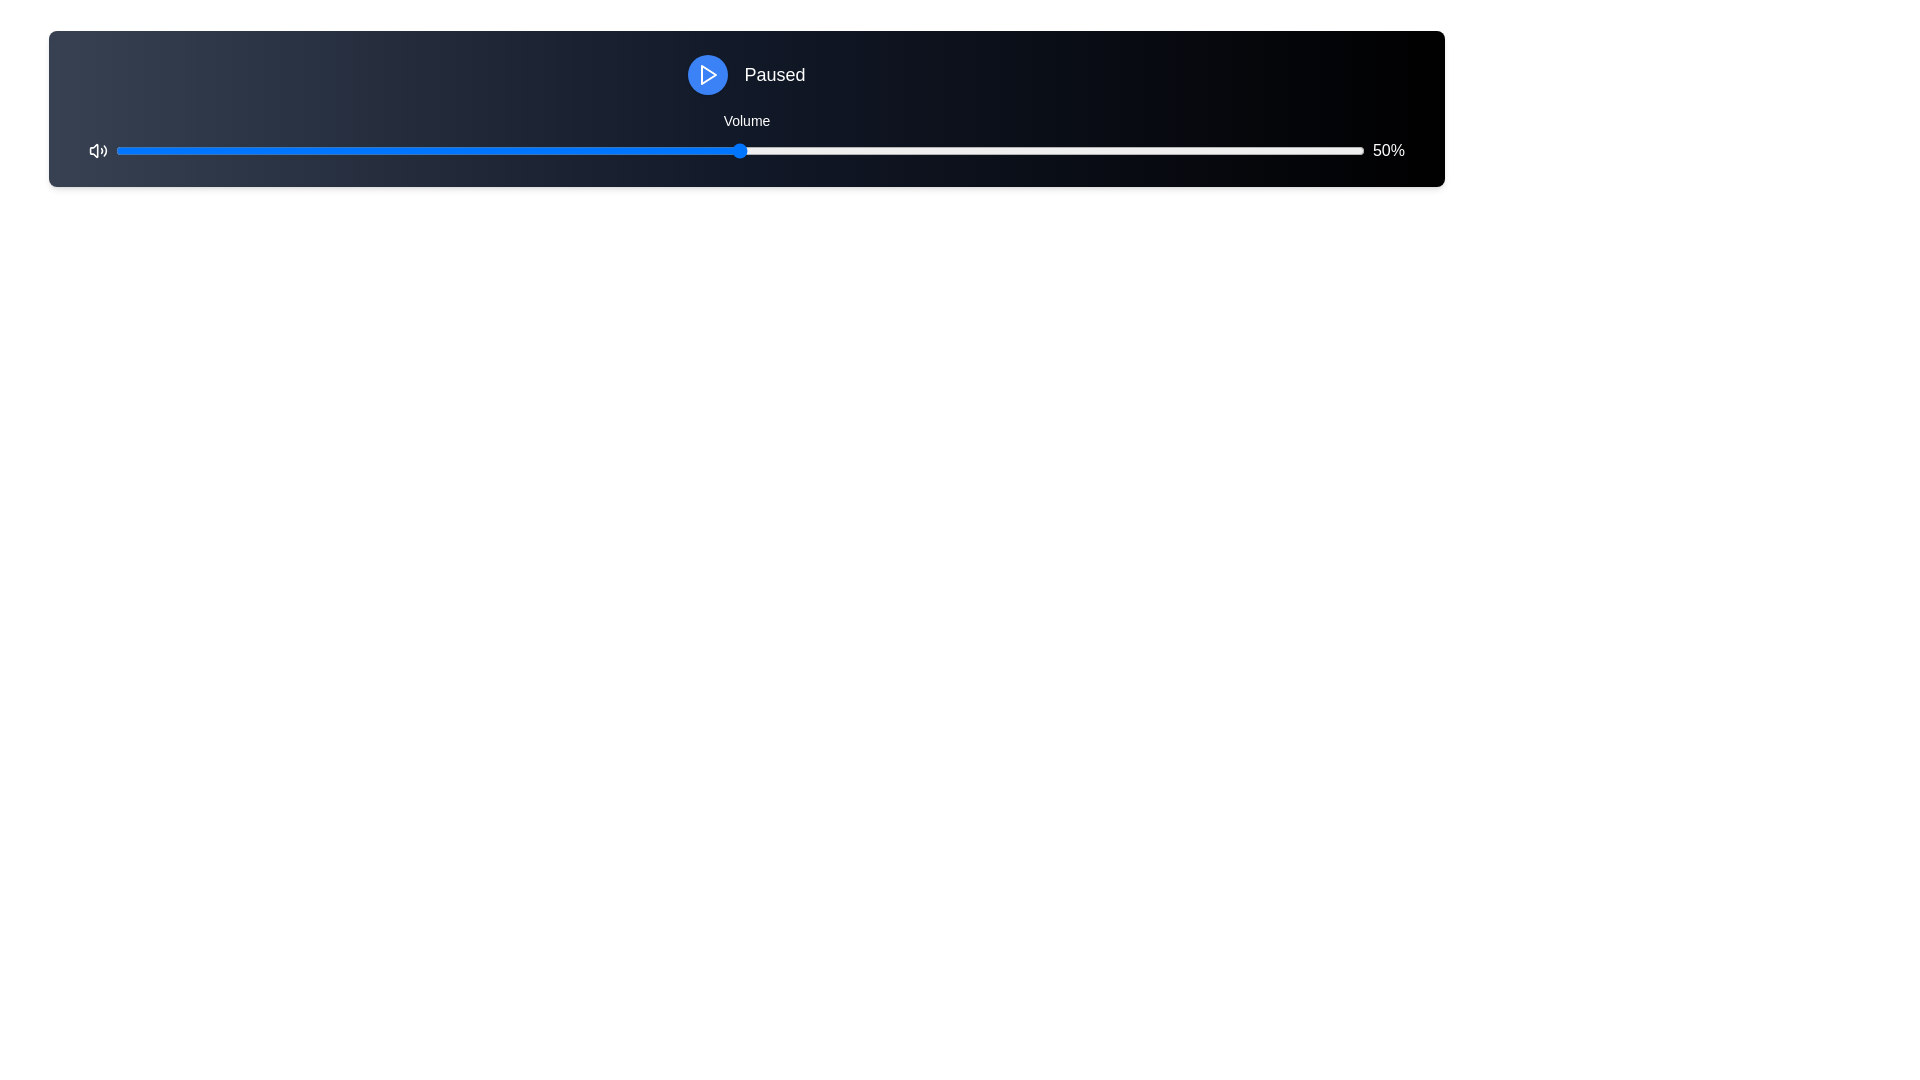 This screenshot has width=1920, height=1080. Describe the element at coordinates (746, 149) in the screenshot. I see `the track of the horizontal slider control to reposition the thumb, located between the speaker icon and the '50%' label` at that location.